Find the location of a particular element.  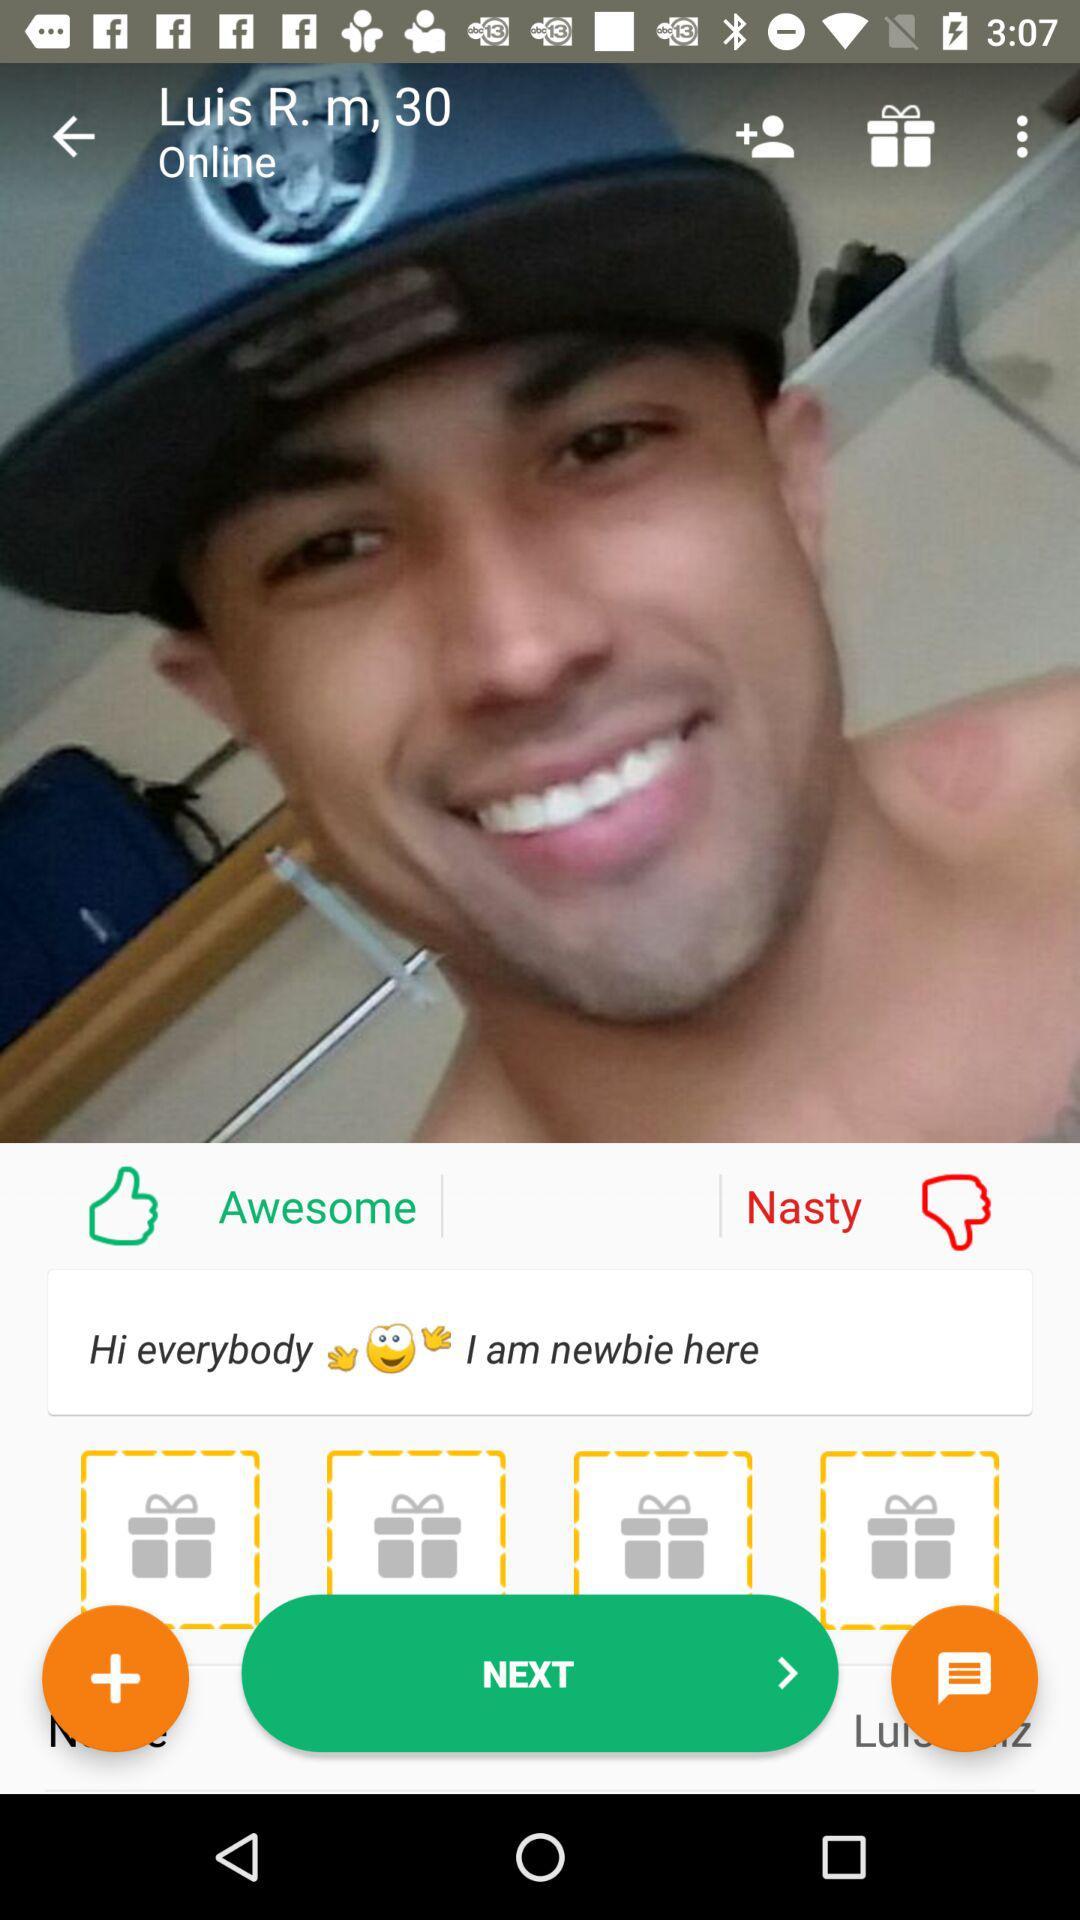

new friend is located at coordinates (115, 1678).